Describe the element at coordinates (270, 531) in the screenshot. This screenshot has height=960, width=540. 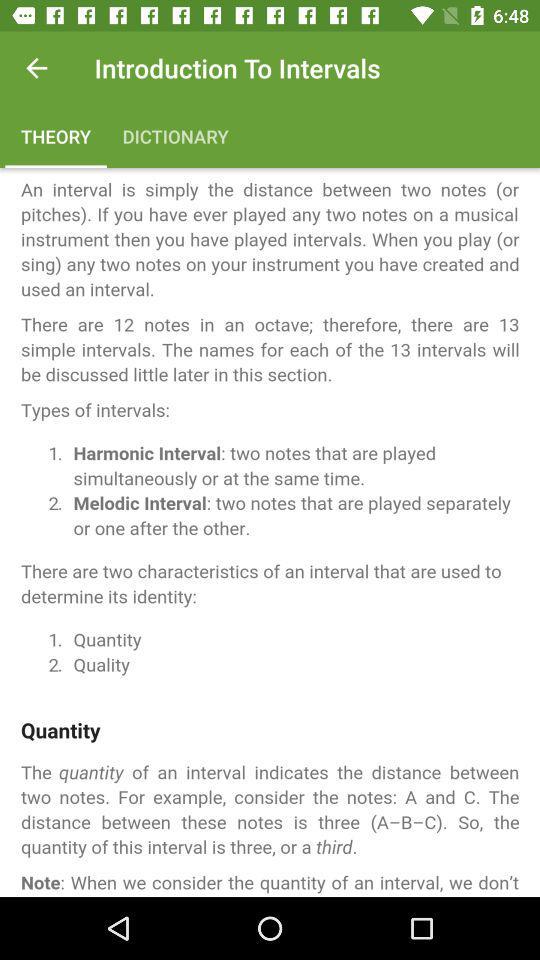
I see `article area` at that location.